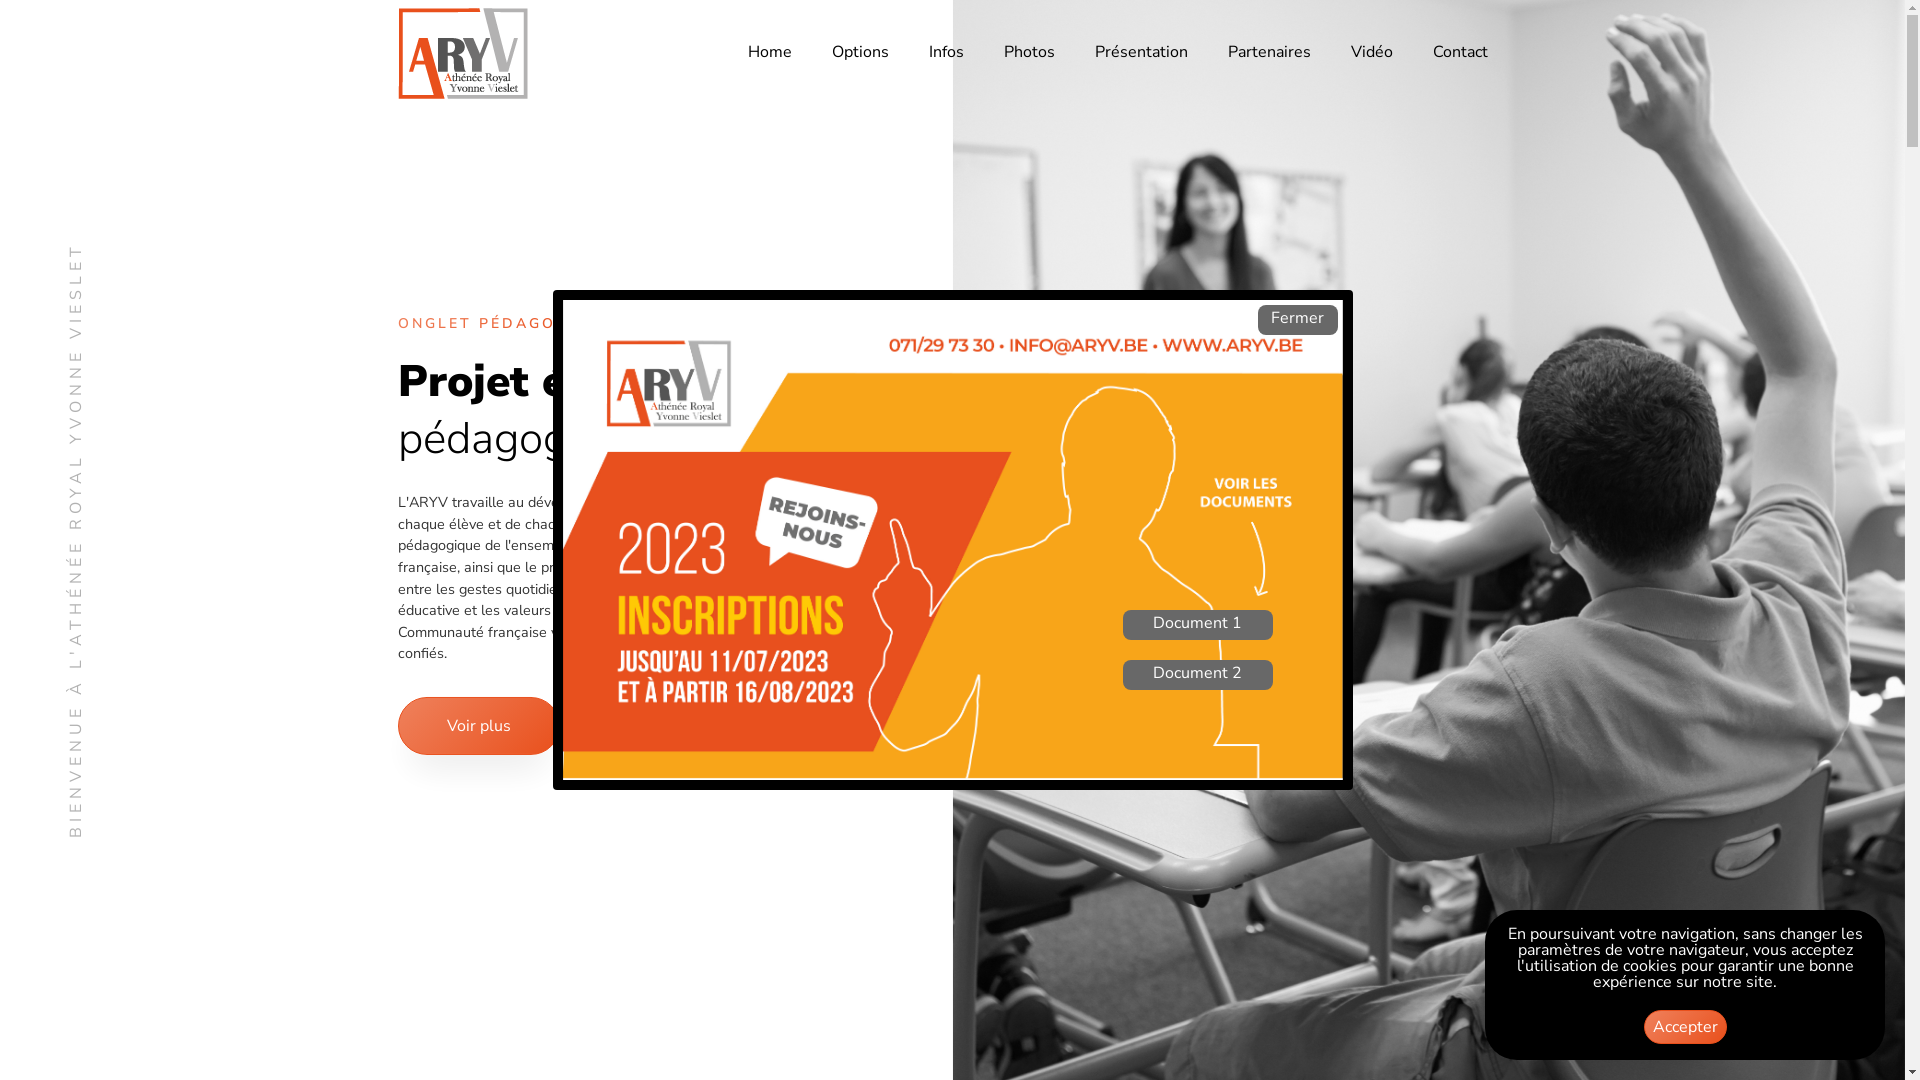  What do you see at coordinates (1297, 319) in the screenshot?
I see `'Fermer'` at bounding box center [1297, 319].